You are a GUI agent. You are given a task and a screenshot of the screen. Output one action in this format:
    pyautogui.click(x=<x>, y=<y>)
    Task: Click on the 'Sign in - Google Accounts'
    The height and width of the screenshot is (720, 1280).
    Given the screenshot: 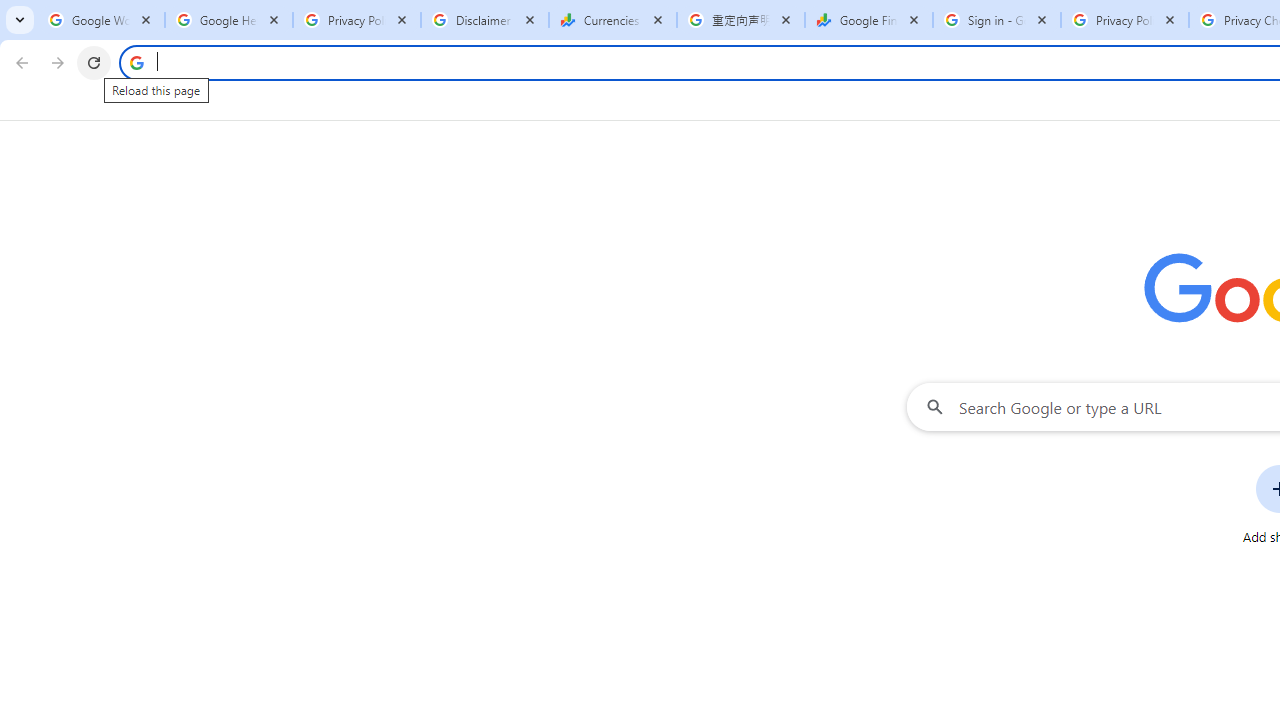 What is the action you would take?
    pyautogui.click(x=997, y=20)
    